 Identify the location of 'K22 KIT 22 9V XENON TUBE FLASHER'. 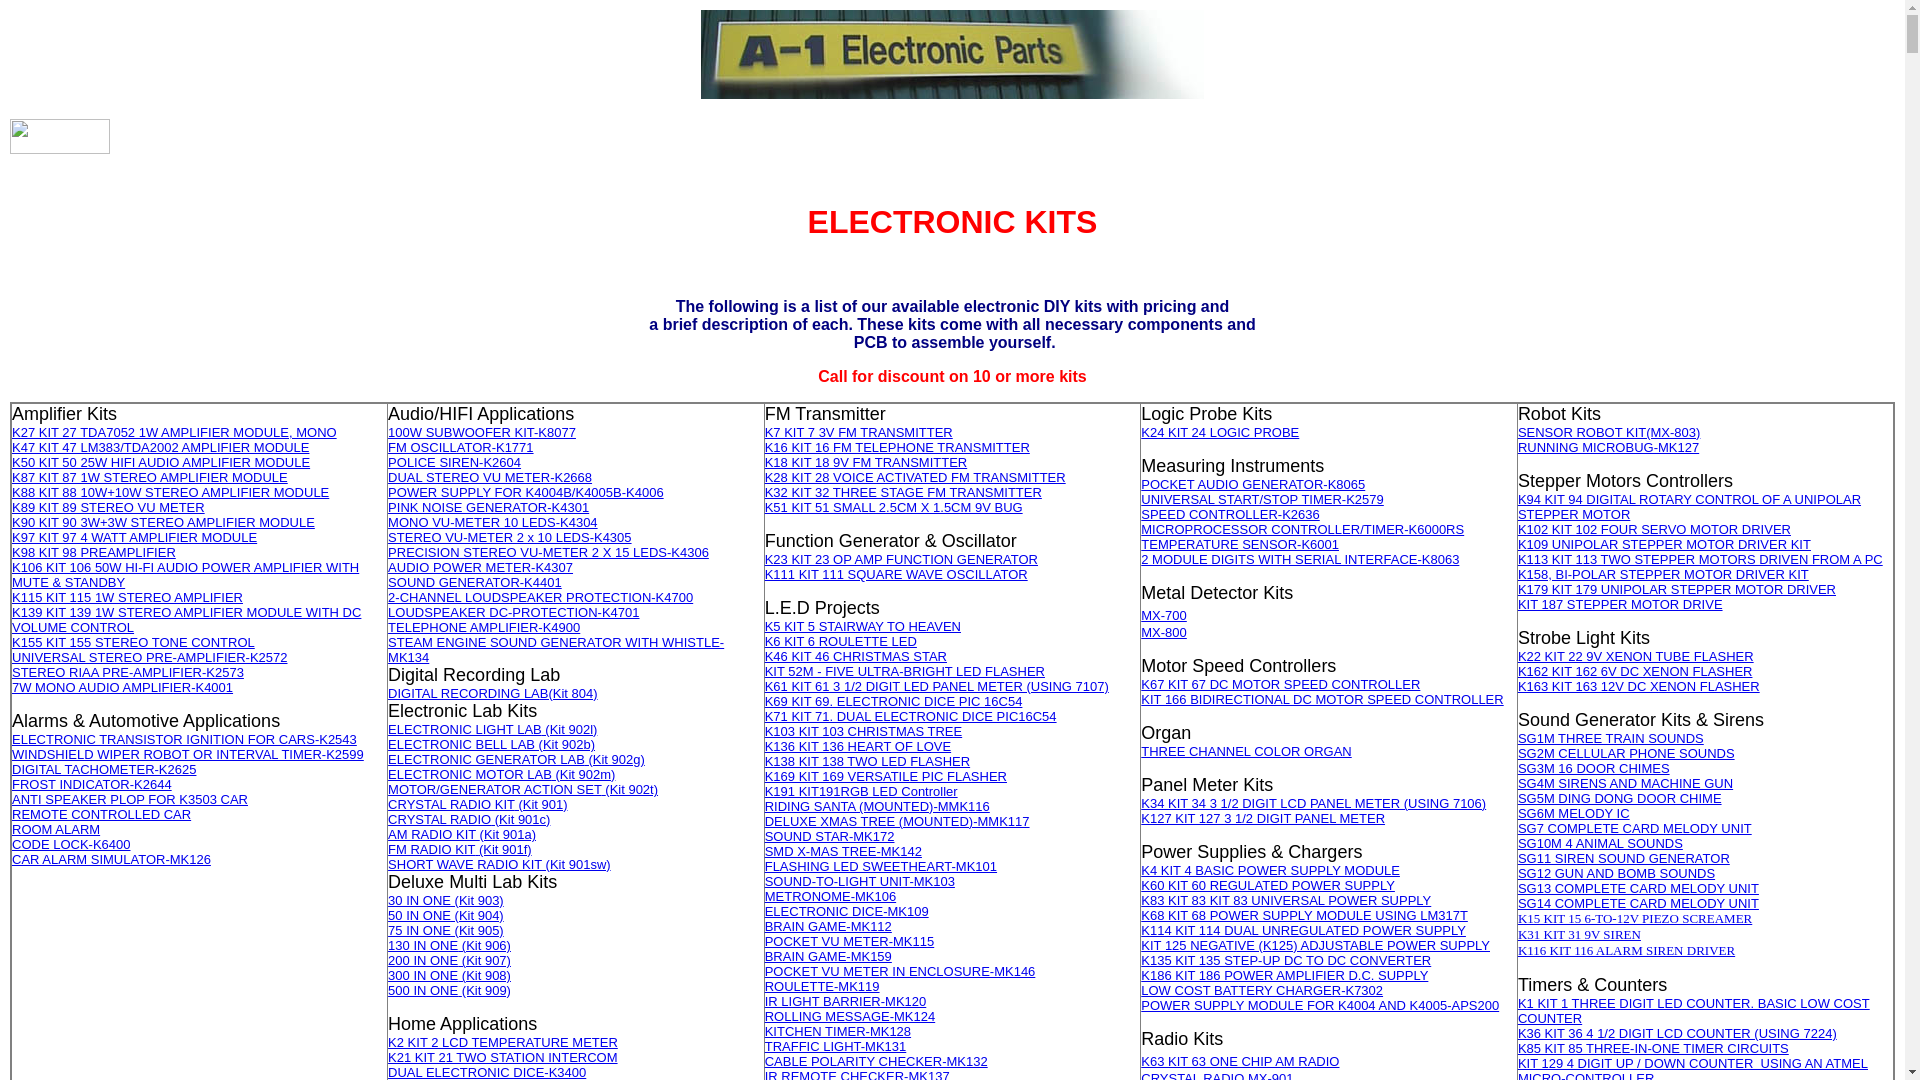
(1636, 656).